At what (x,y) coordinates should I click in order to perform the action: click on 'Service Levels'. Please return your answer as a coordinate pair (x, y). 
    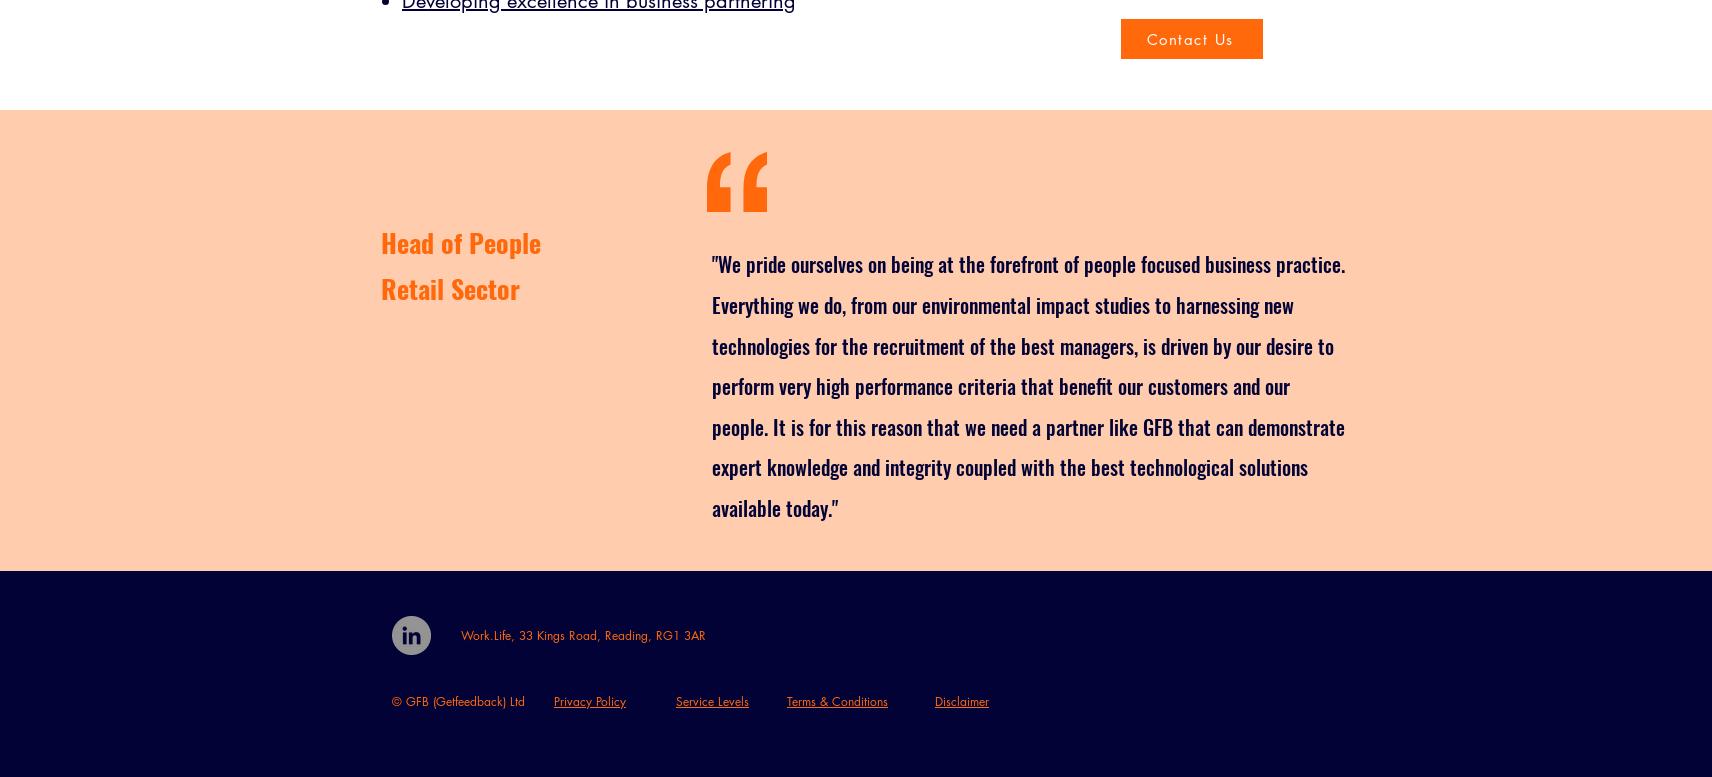
    Looking at the image, I should click on (712, 700).